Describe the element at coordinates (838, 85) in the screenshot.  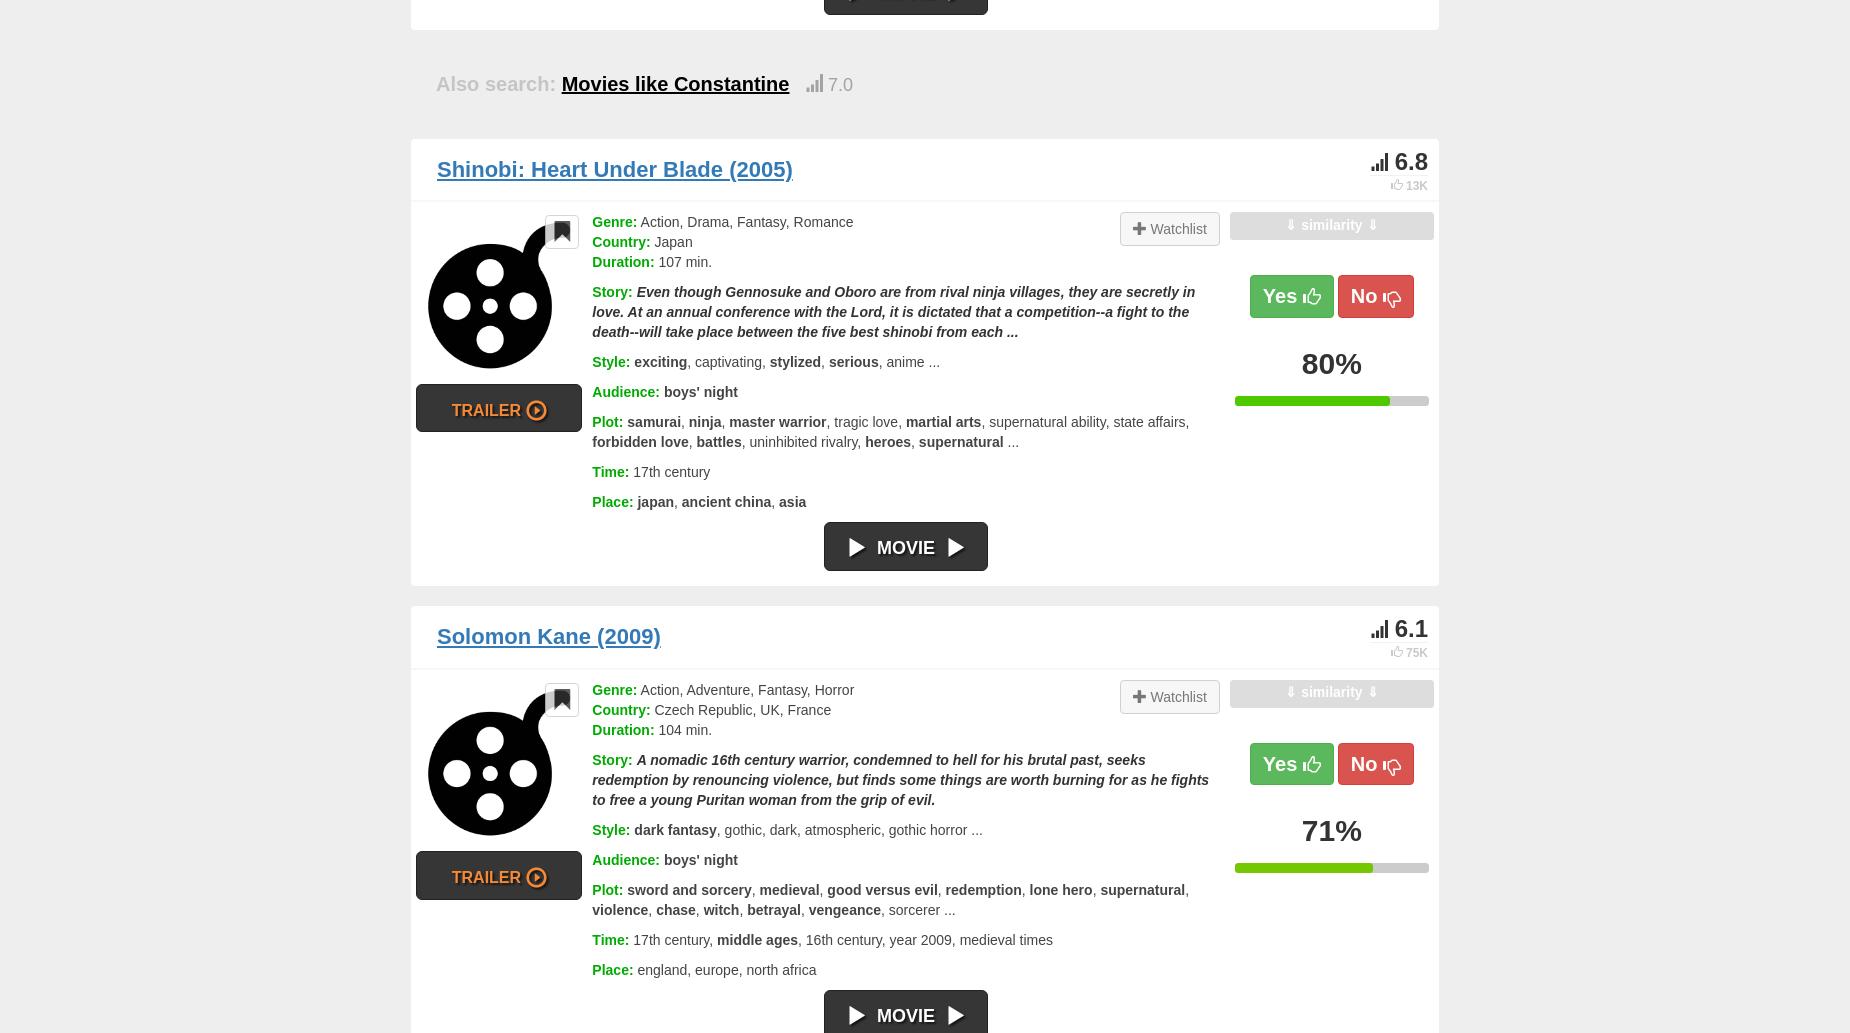
I see `'7.0'` at that location.